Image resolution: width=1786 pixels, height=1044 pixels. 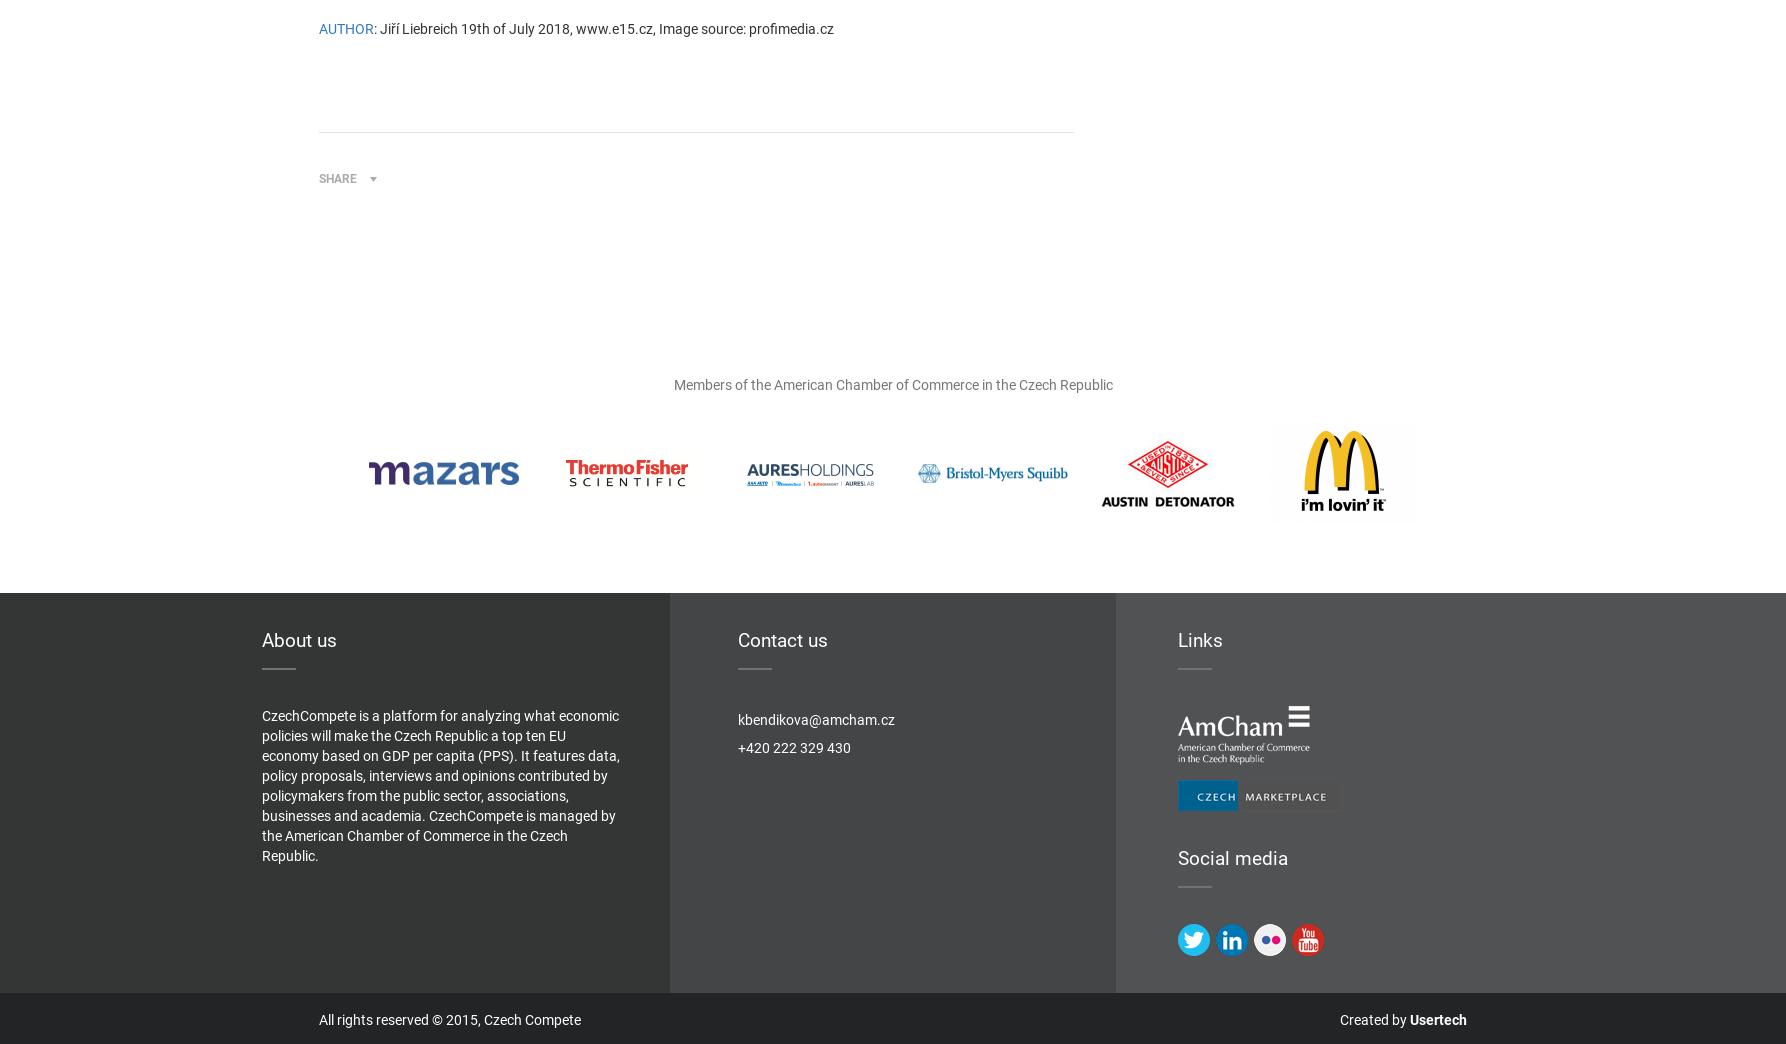 I want to click on 'Share', so click(x=337, y=178).